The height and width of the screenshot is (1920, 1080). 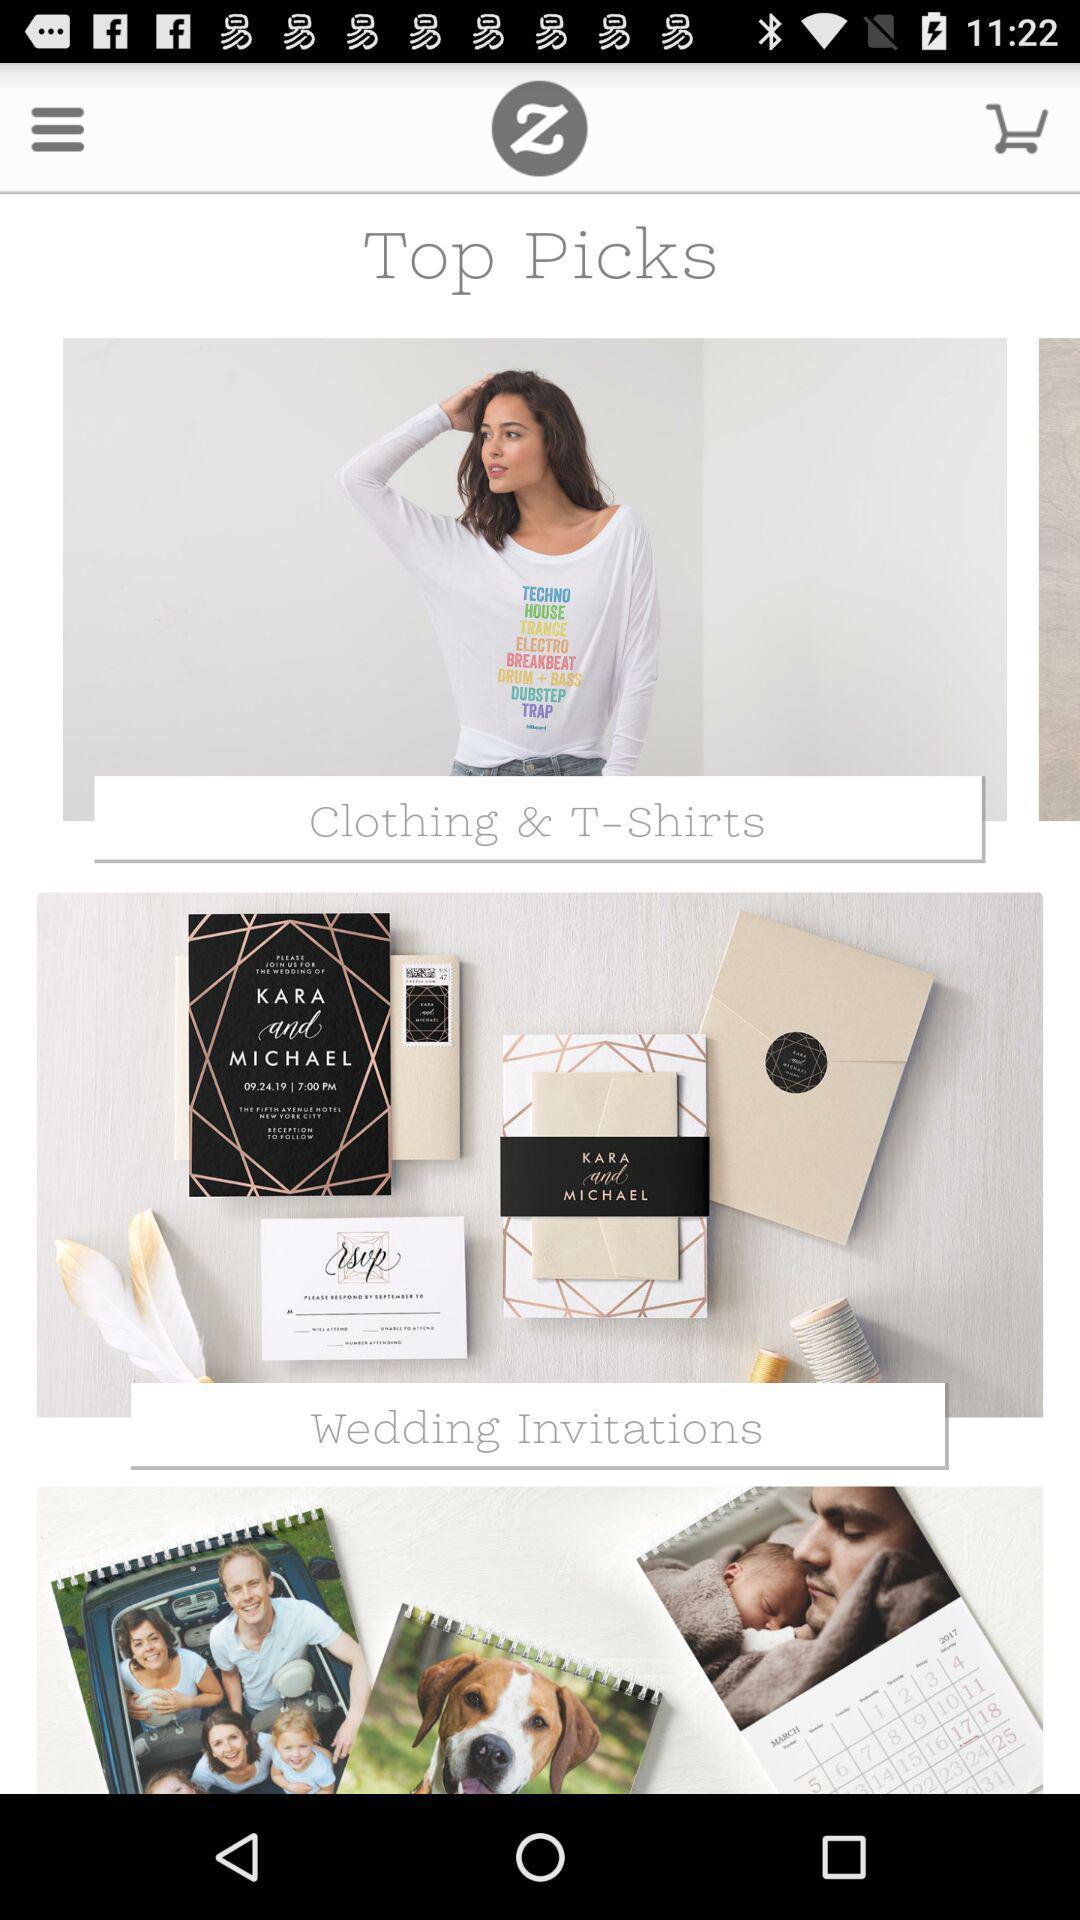 I want to click on the icon which is to the next of the menu icon, so click(x=538, y=127).